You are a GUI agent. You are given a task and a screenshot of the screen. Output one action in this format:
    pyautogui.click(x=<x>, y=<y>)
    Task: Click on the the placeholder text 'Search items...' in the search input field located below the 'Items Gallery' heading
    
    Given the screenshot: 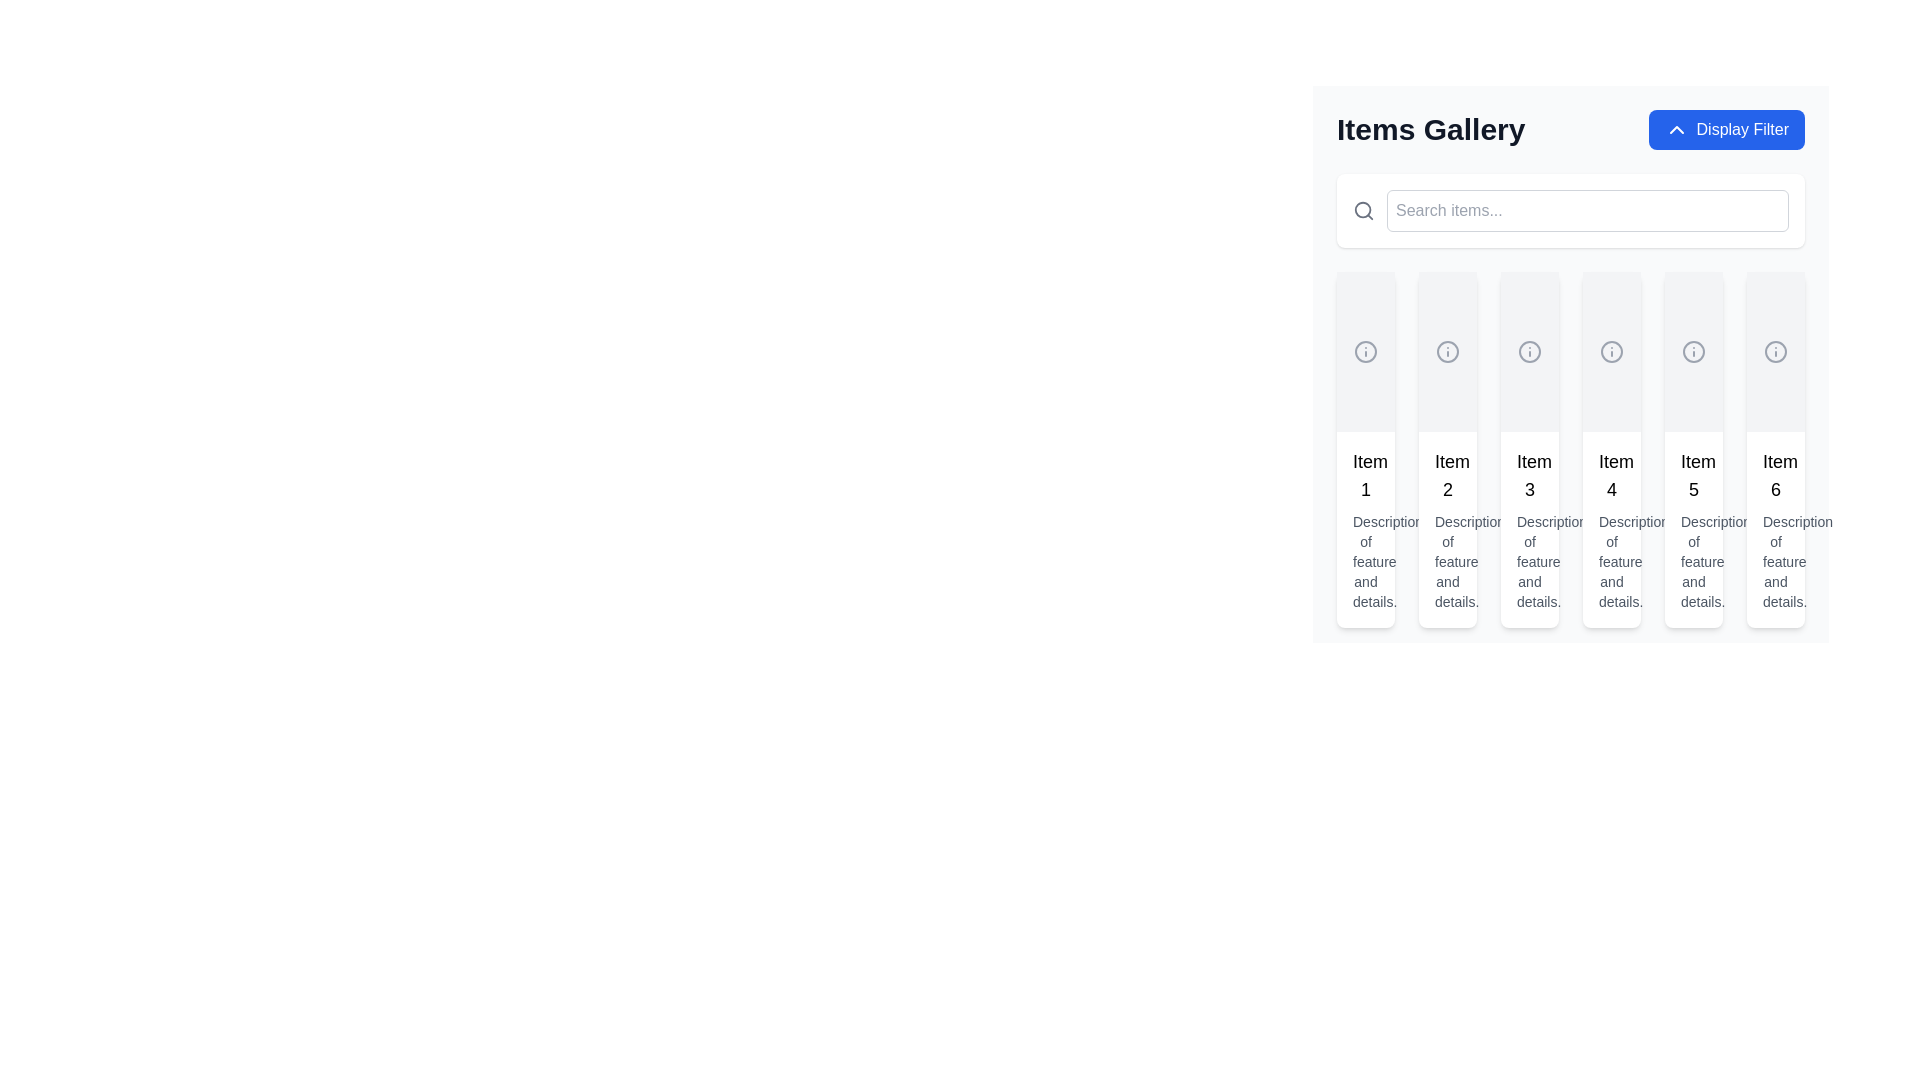 What is the action you would take?
    pyautogui.click(x=1569, y=211)
    